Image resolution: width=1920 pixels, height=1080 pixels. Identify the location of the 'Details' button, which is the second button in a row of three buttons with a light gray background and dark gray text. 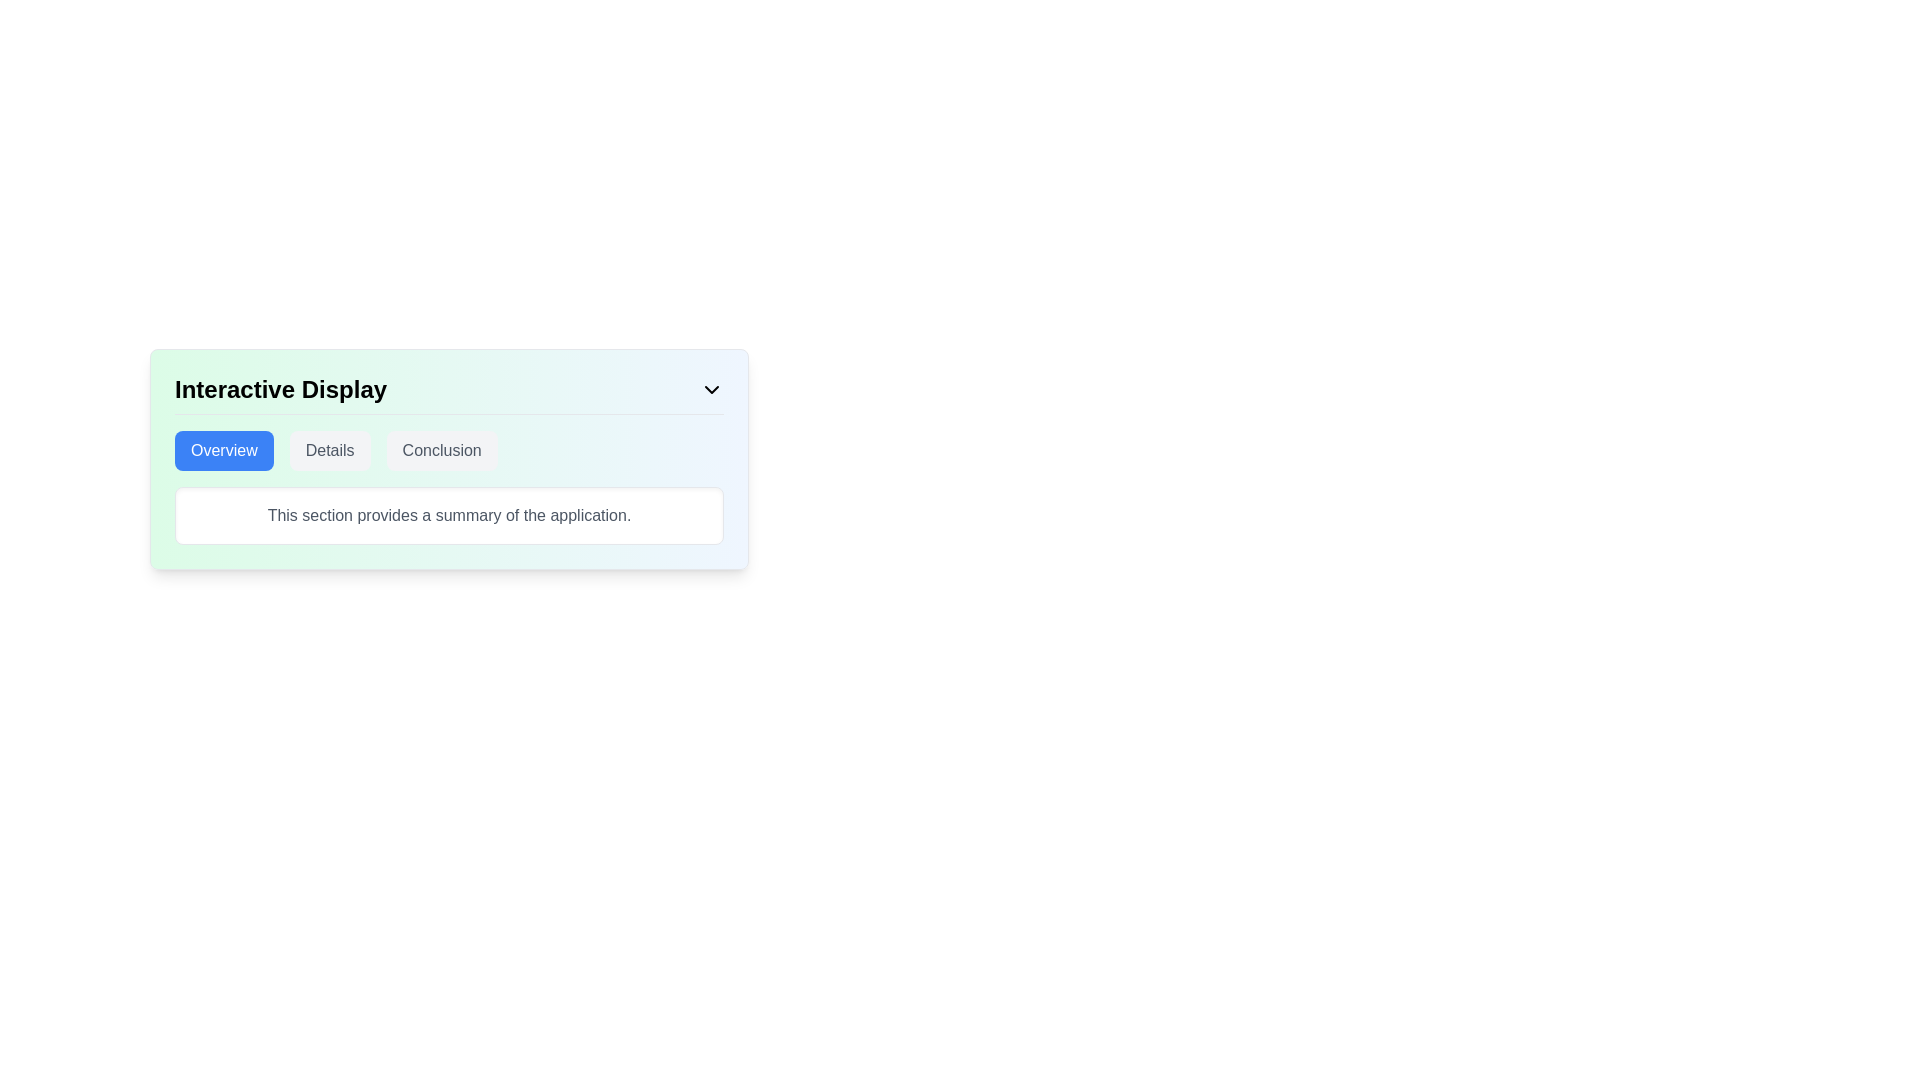
(330, 451).